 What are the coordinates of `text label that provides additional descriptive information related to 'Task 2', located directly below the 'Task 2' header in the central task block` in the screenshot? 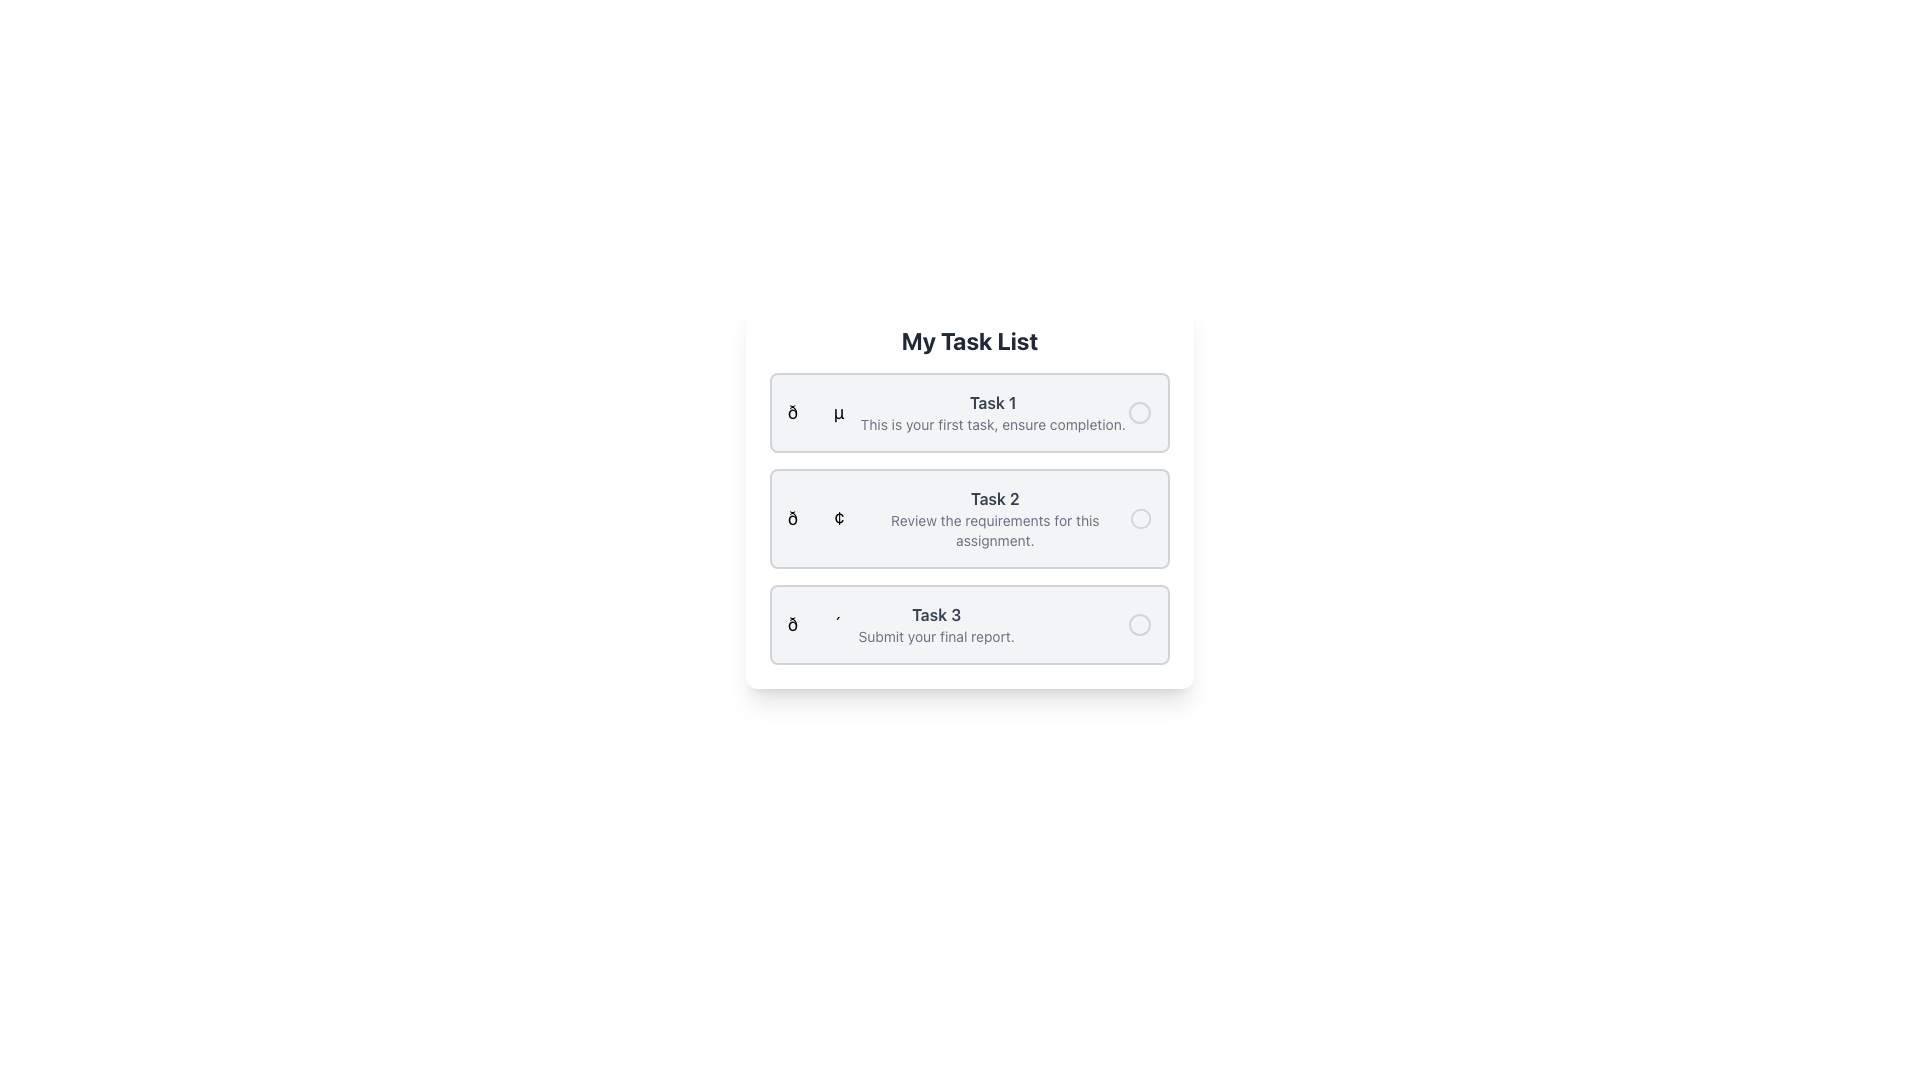 It's located at (995, 530).